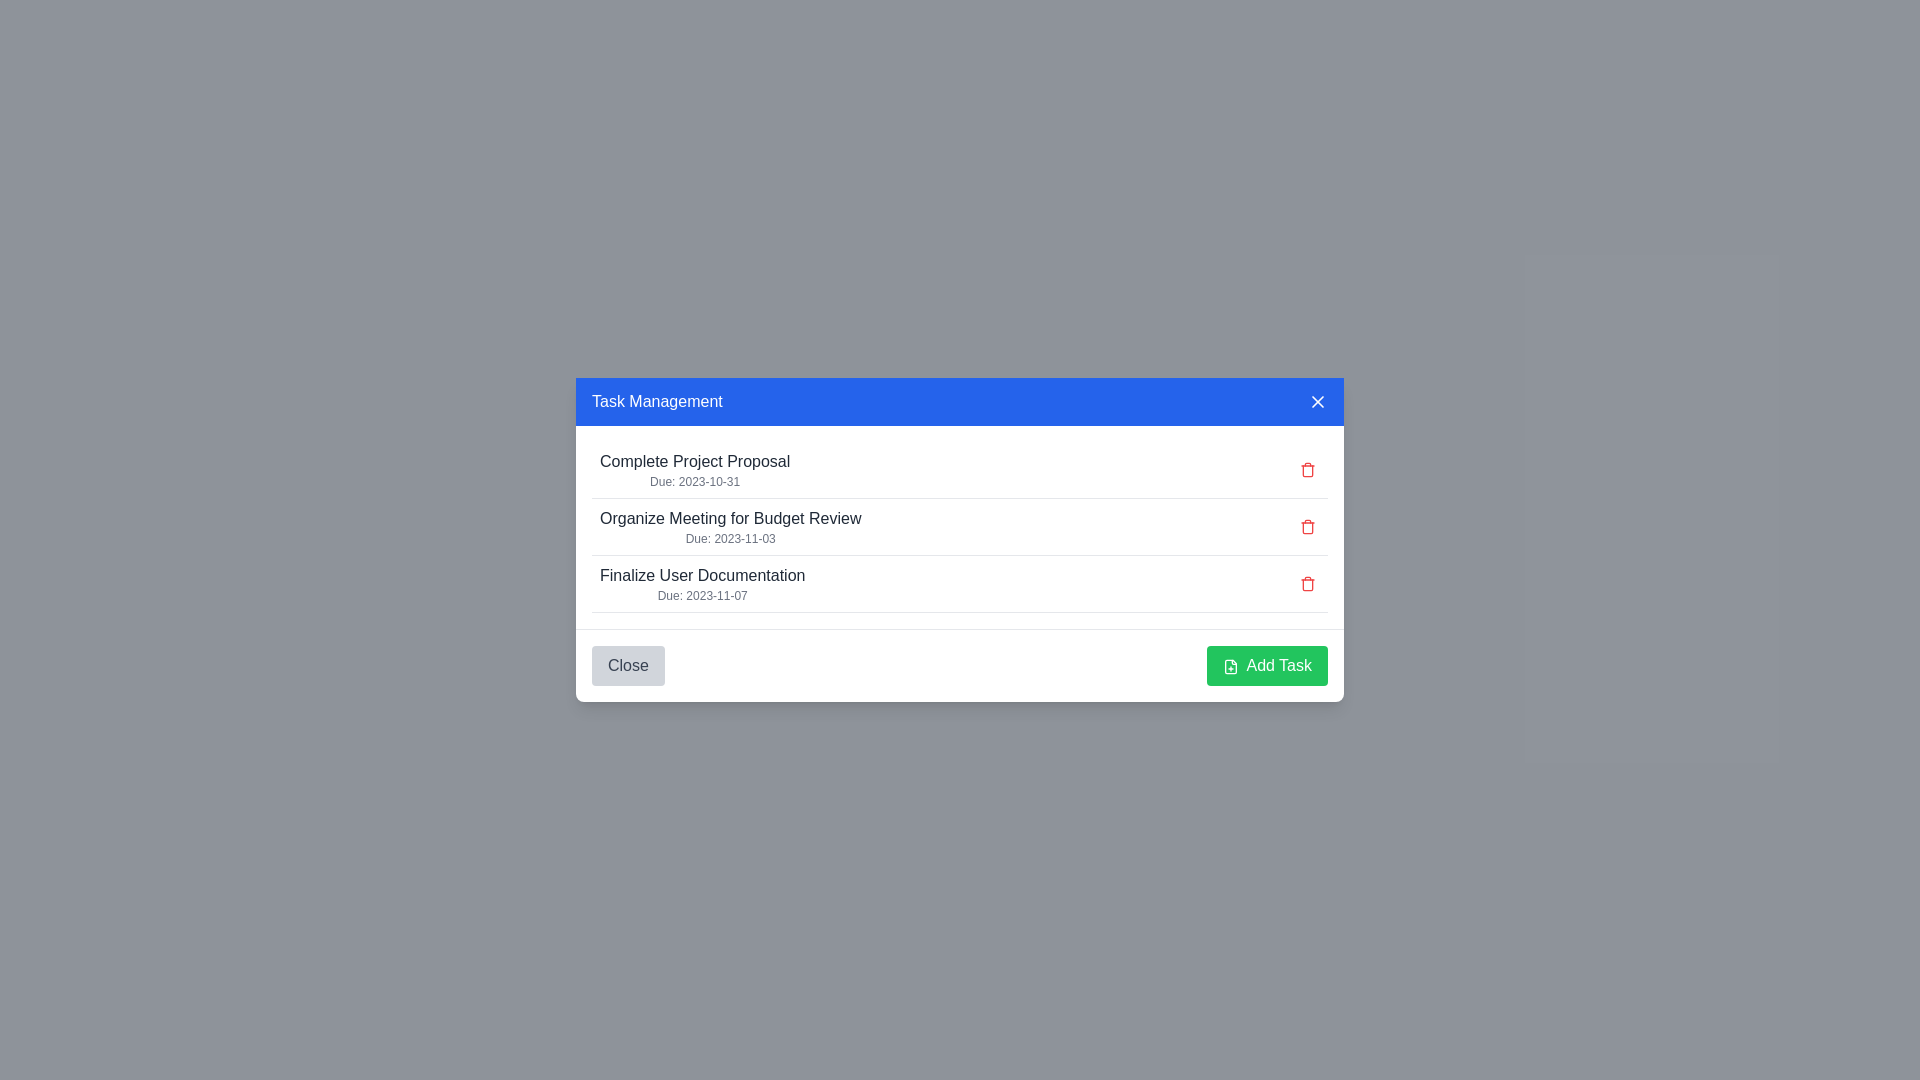  Describe the element at coordinates (627, 666) in the screenshot. I see `the 'Close' button to close the dialog` at that location.